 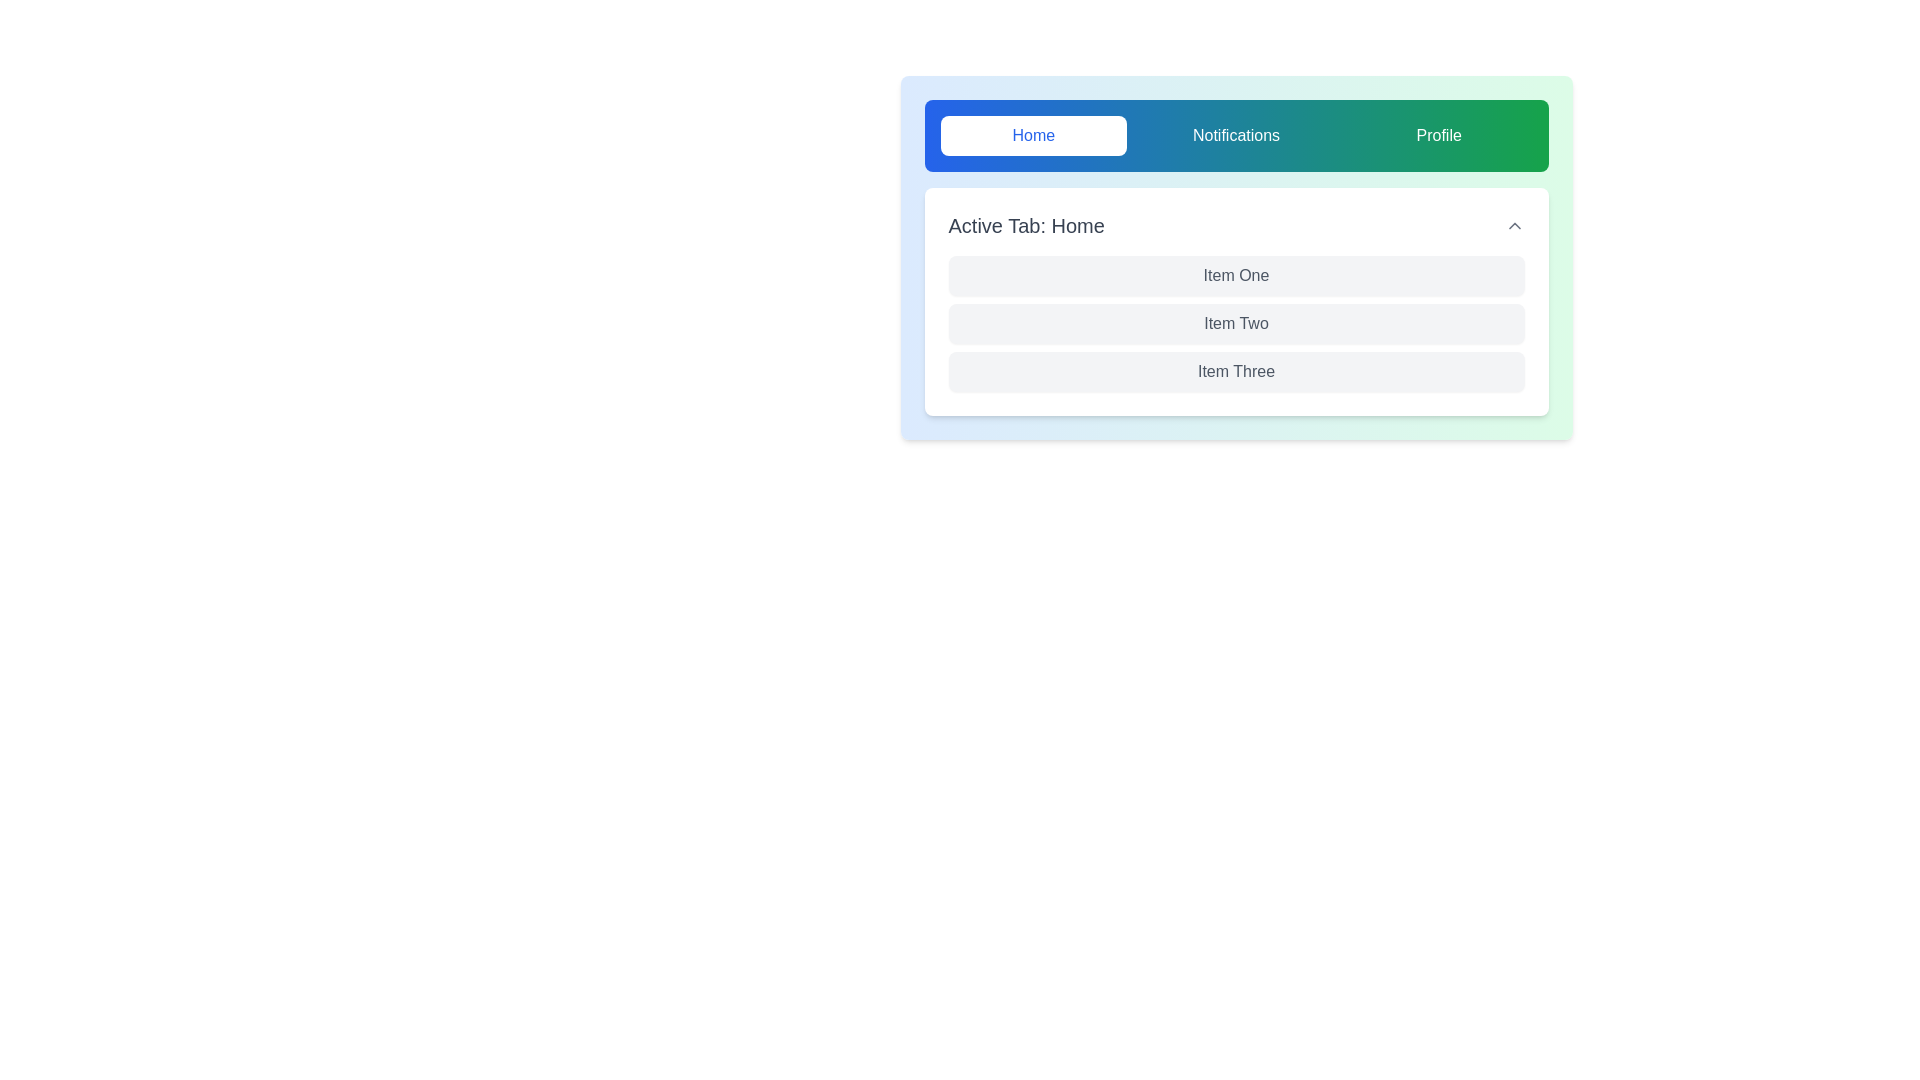 What do you see at coordinates (1033, 135) in the screenshot?
I see `the 'Home' navigation button located at the leftmost side of the navigation bar to trigger potential hover effects` at bounding box center [1033, 135].